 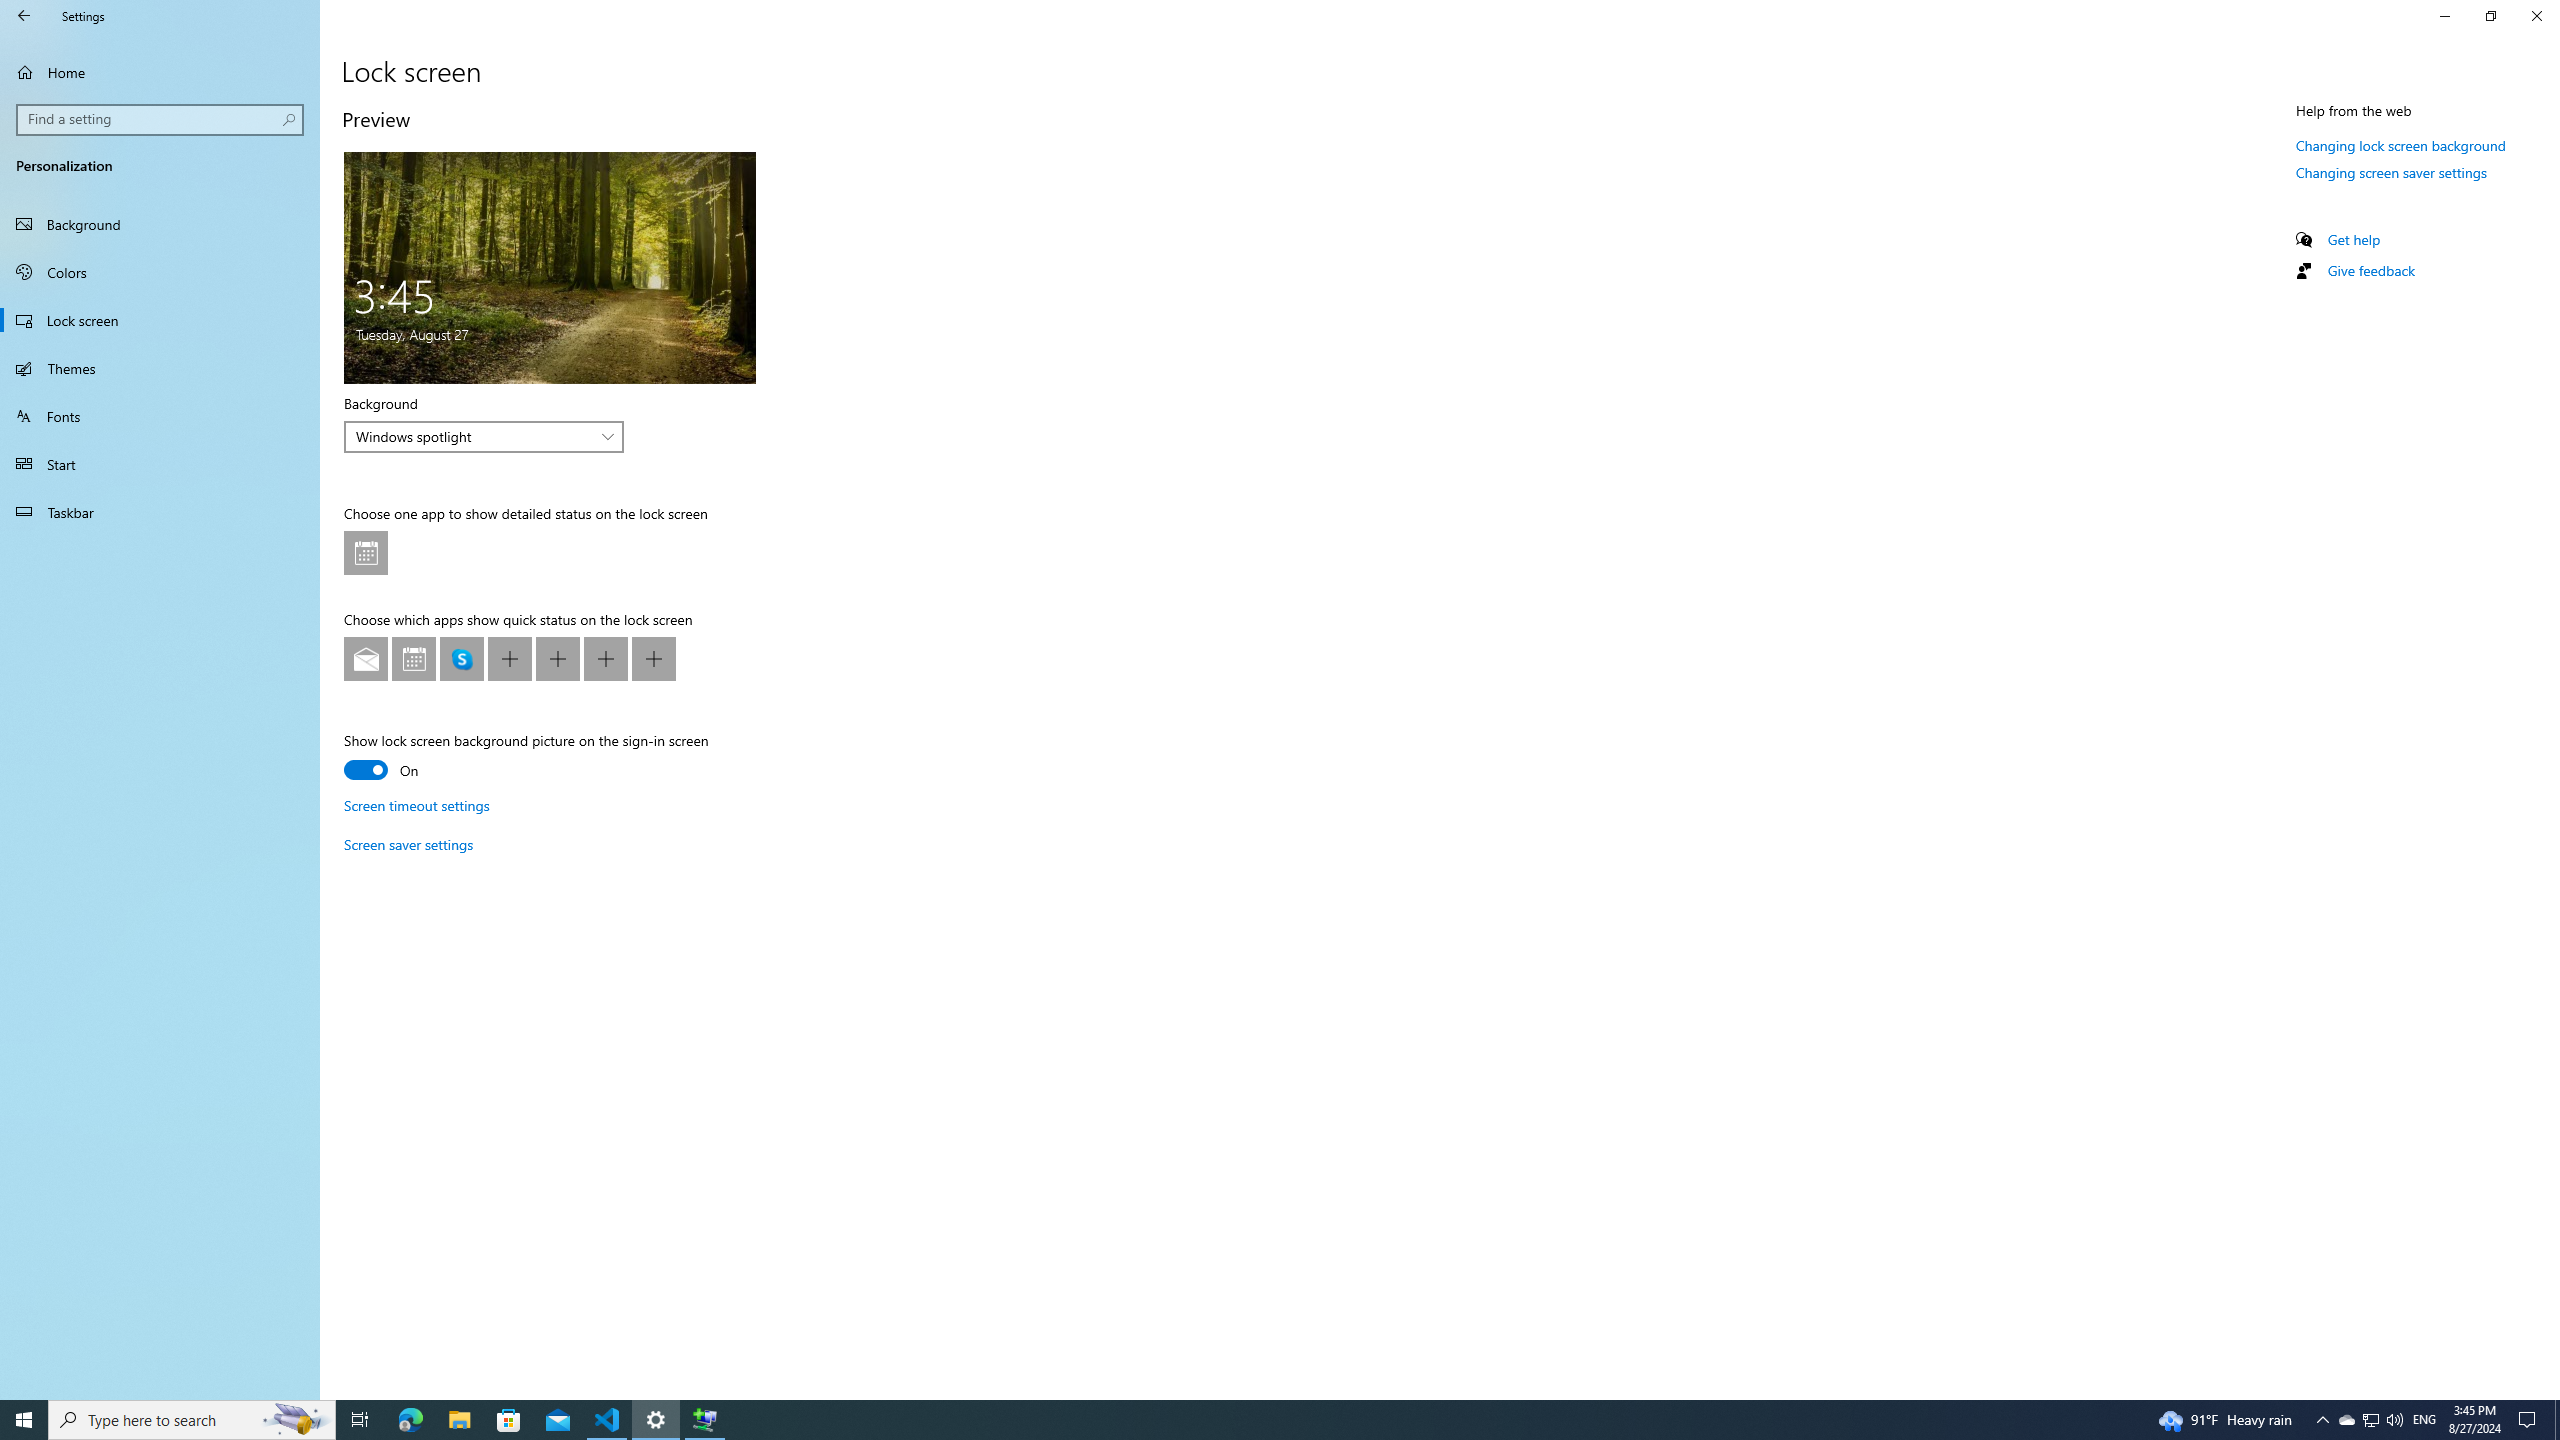 What do you see at coordinates (705, 1418) in the screenshot?
I see `'Extensible Wizards Host Process - 1 running window'` at bounding box center [705, 1418].